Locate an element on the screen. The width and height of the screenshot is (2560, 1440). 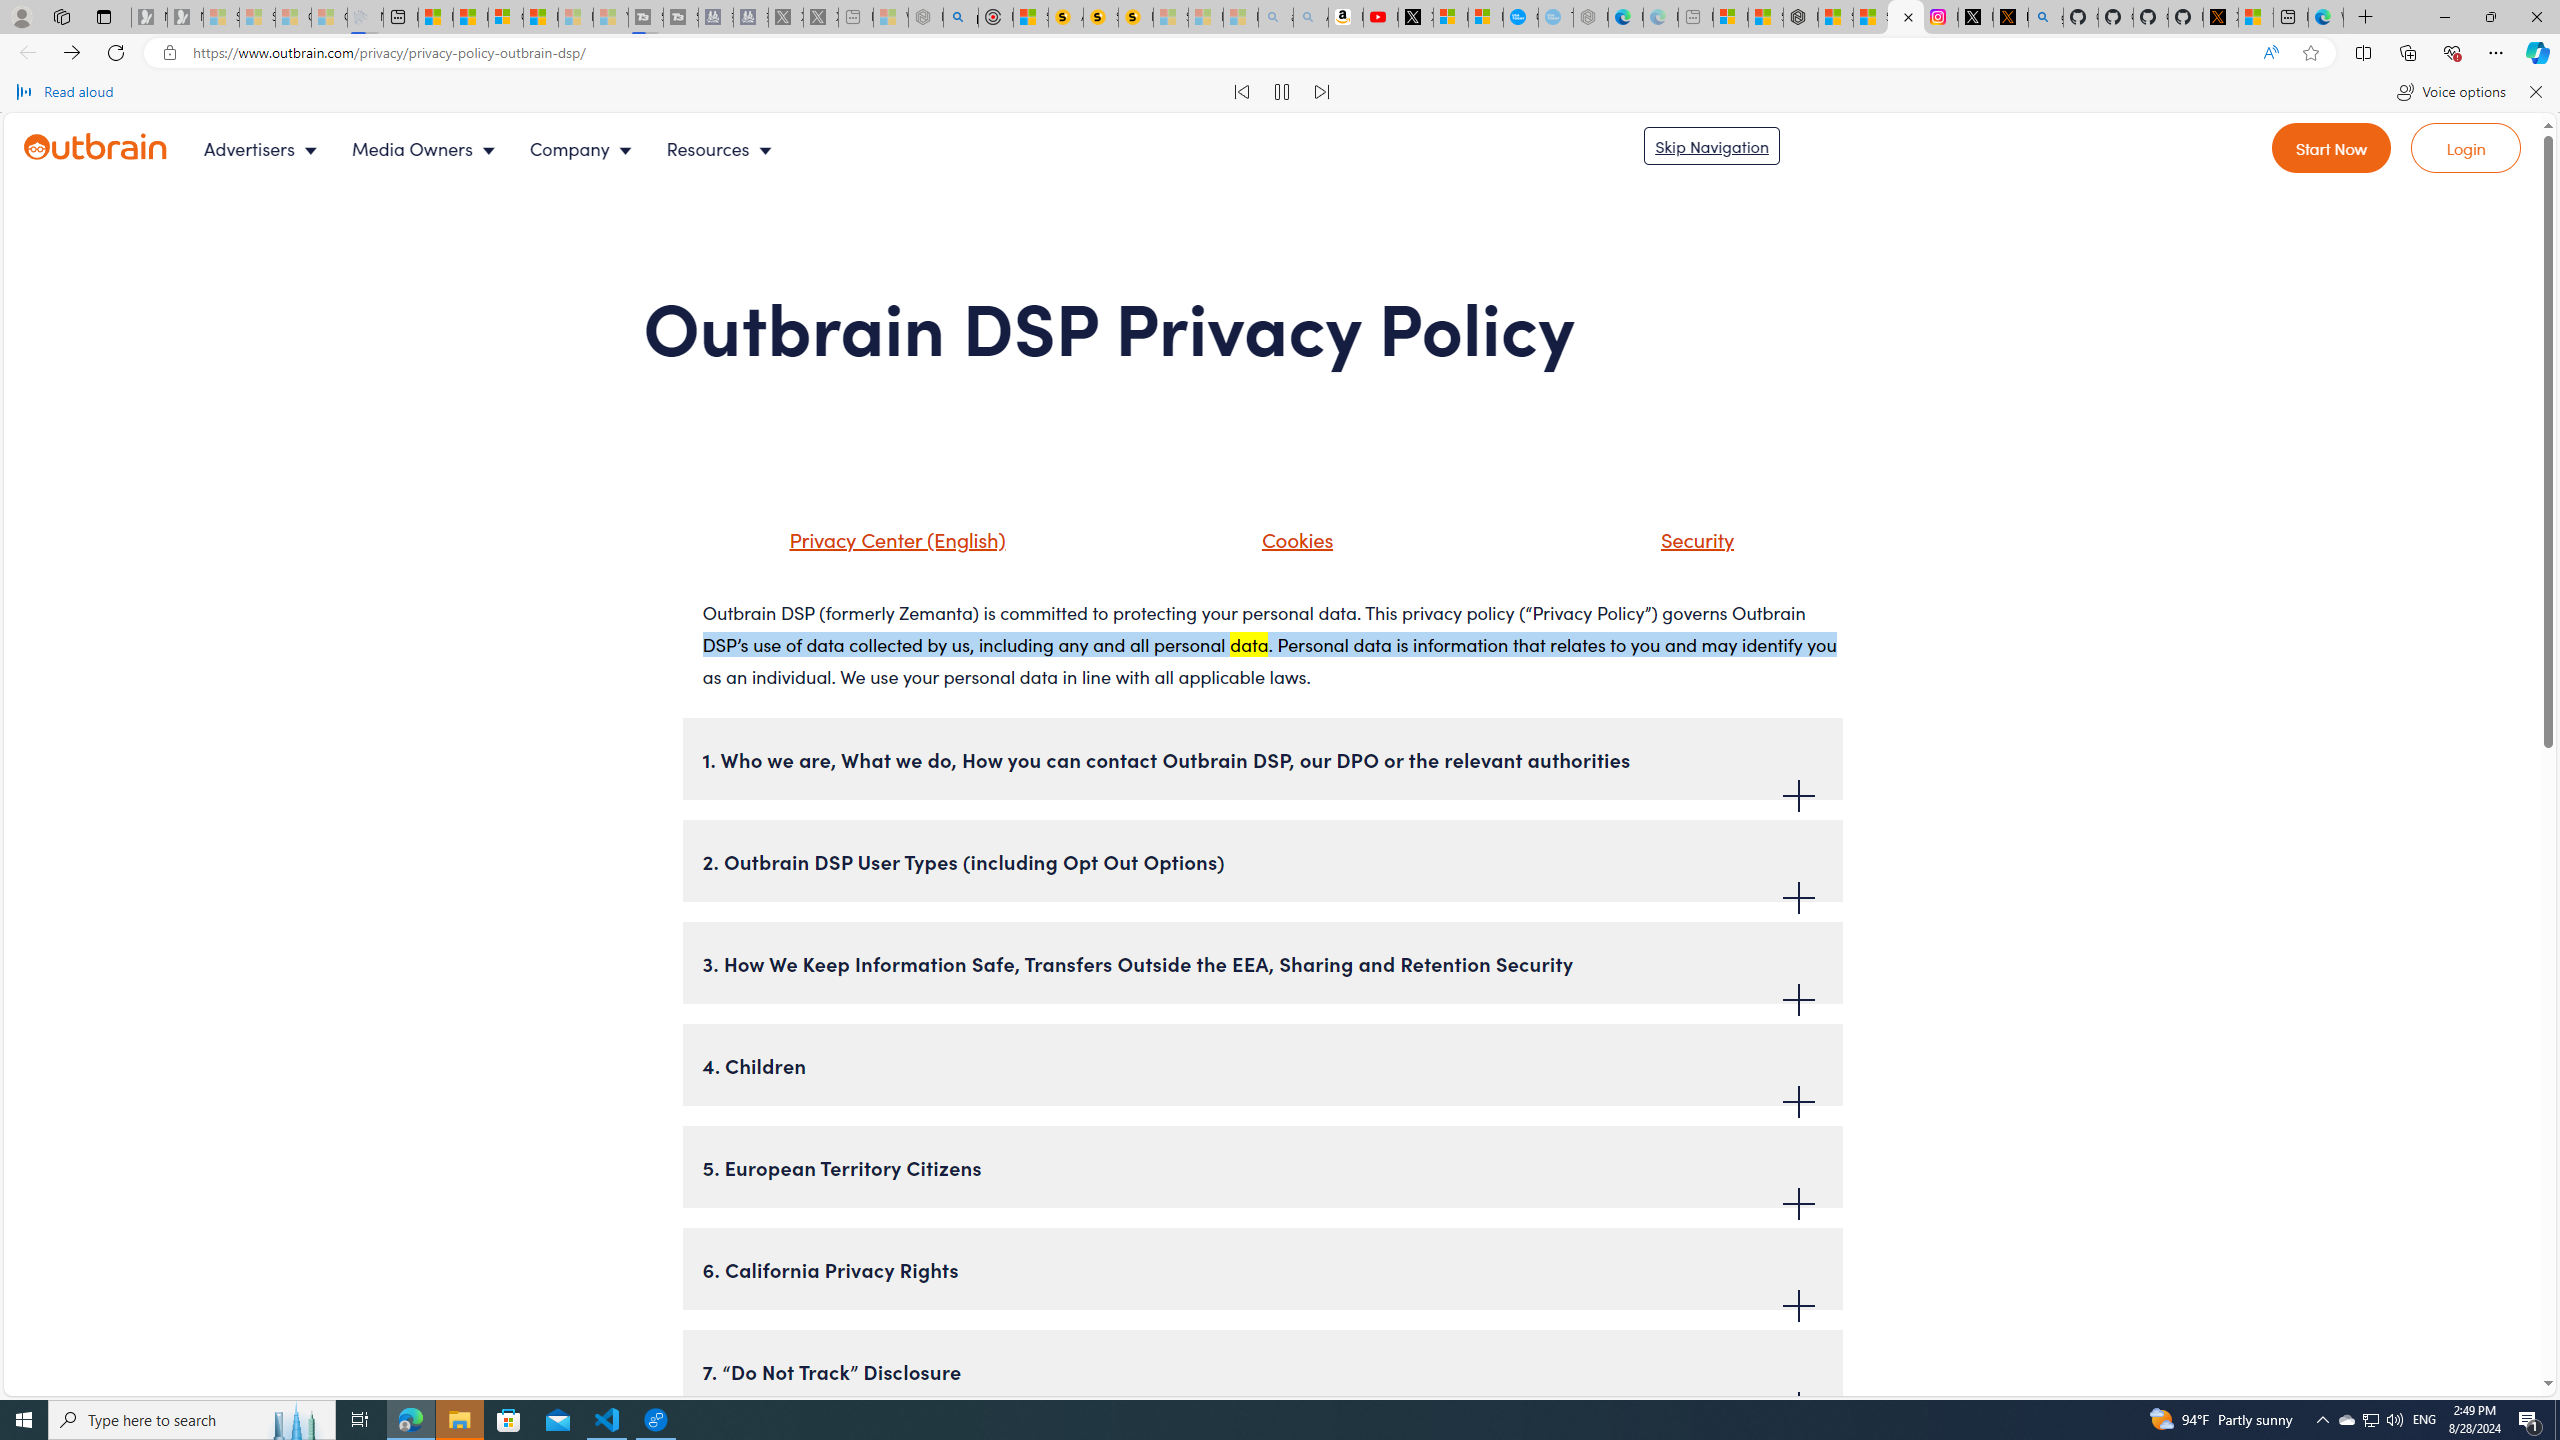
'Nordace - Summer Adventures 2024 - Sleeping' is located at coordinates (925, 16).